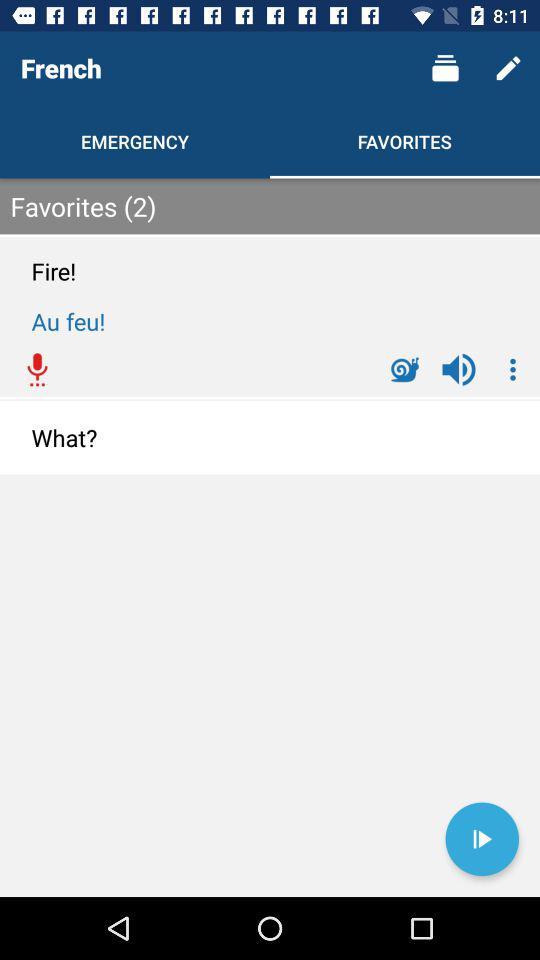 Image resolution: width=540 pixels, height=960 pixels. Describe the element at coordinates (508, 68) in the screenshot. I see `item above favorites (2)` at that location.